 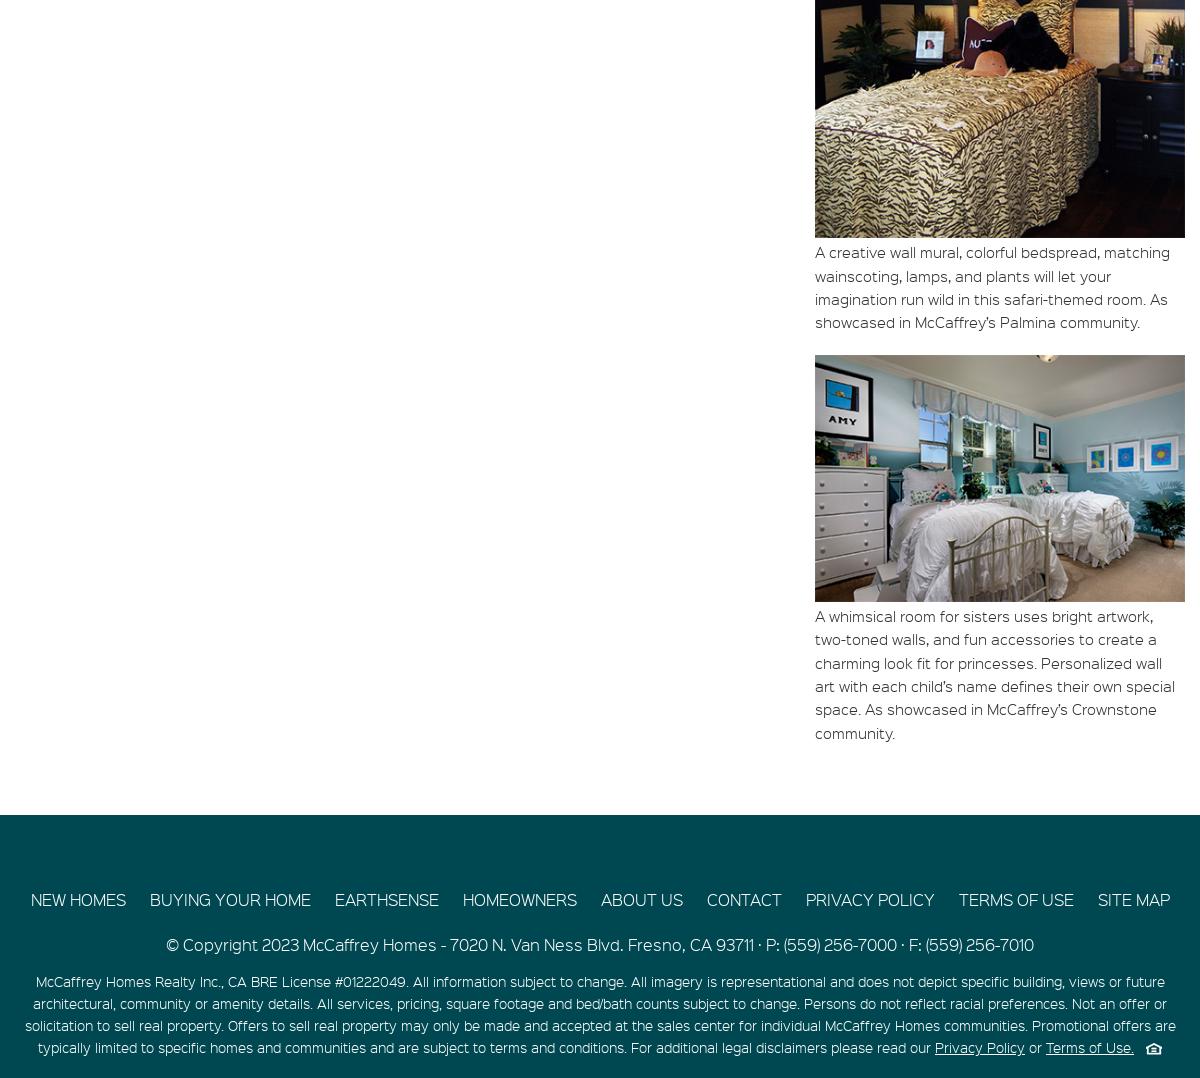 I want to click on 'Privacy Policy', so click(x=980, y=1046).